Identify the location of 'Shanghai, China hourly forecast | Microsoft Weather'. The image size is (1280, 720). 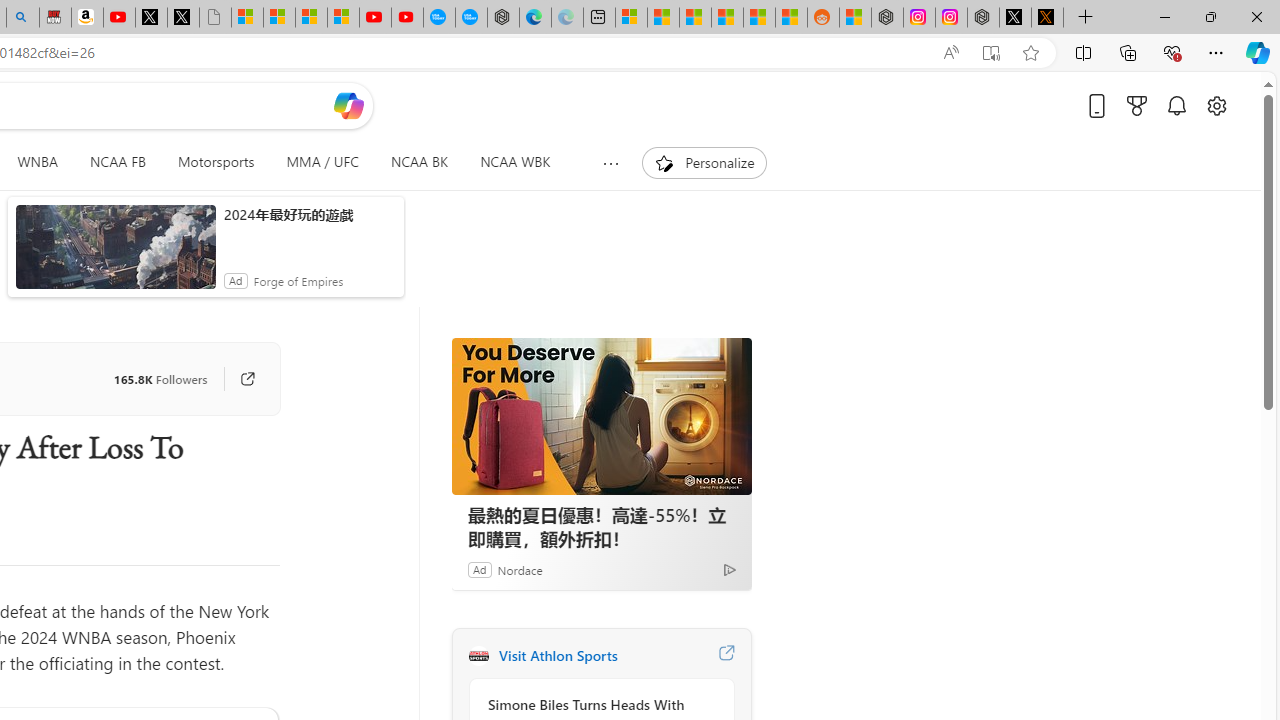
(695, 17).